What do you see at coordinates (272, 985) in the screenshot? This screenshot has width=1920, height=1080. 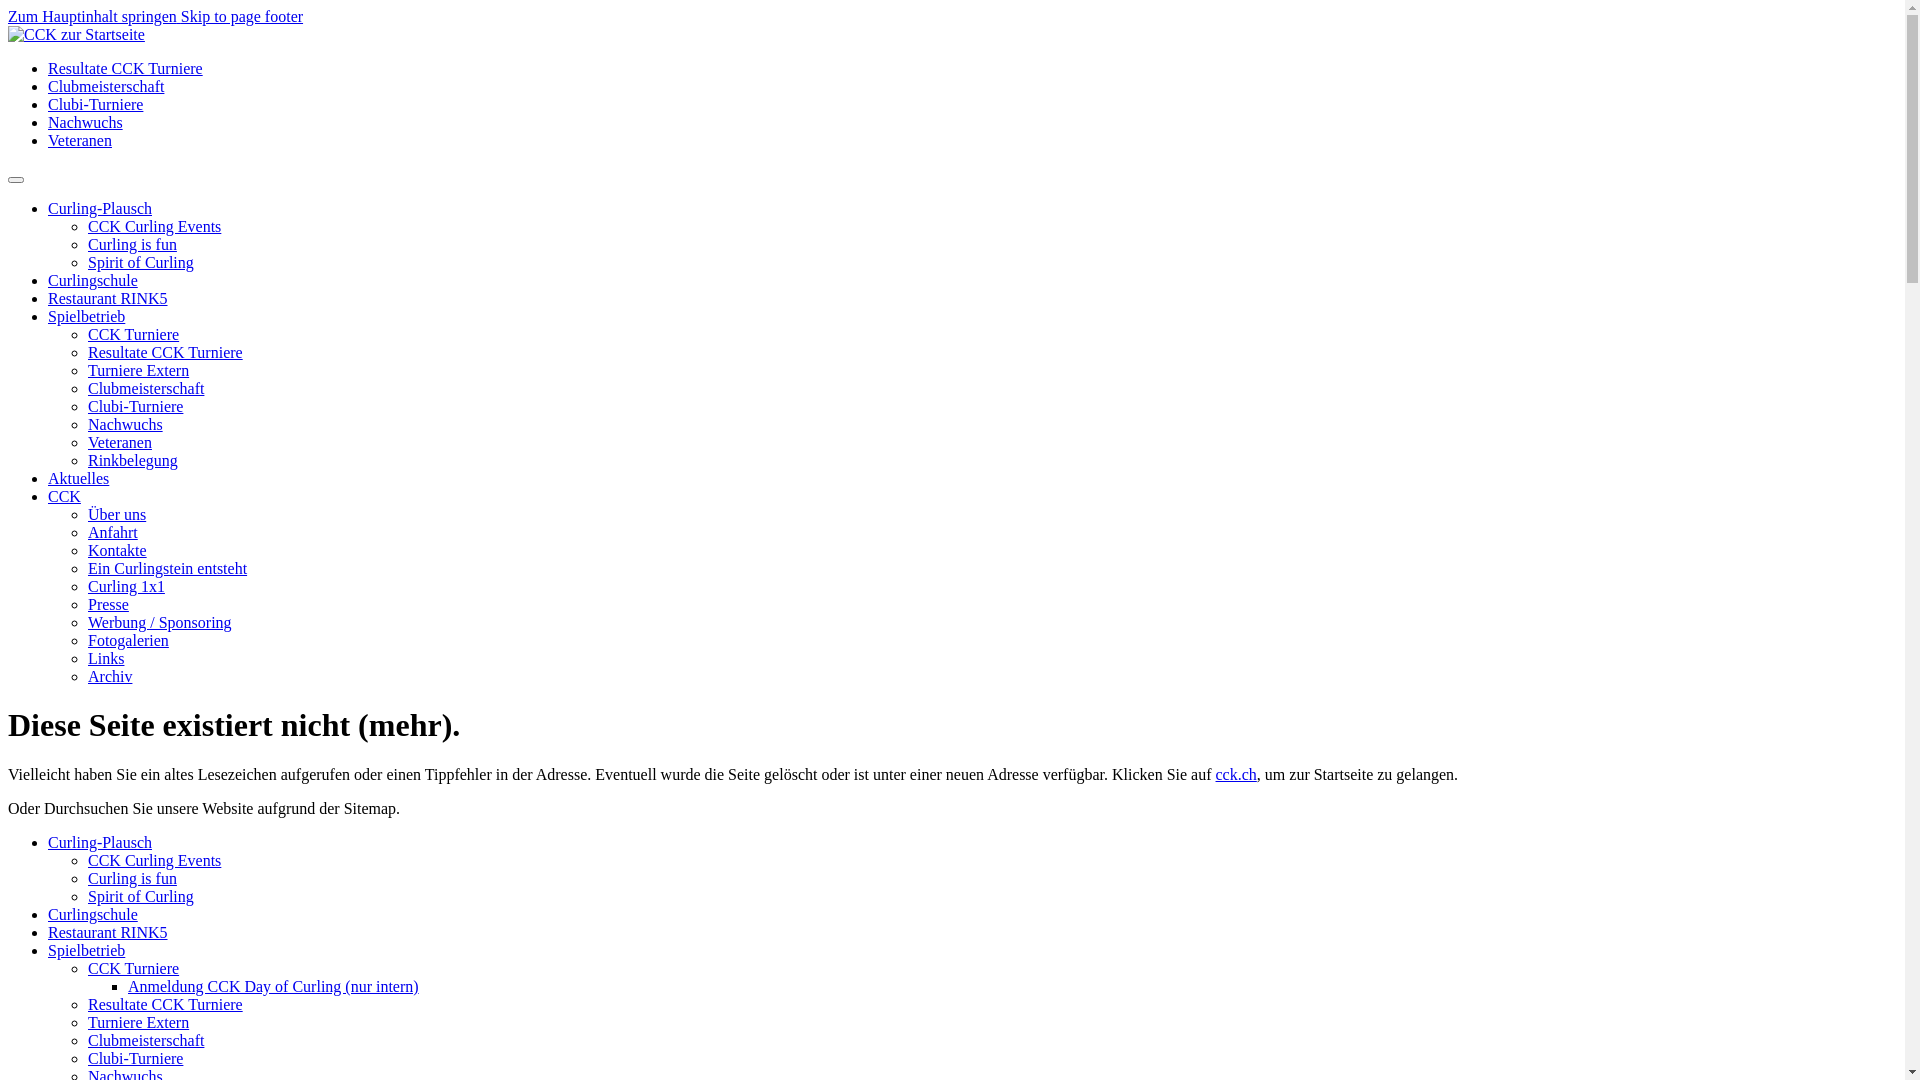 I see `'Anmeldung CCK Day of Curling (nur intern)'` at bounding box center [272, 985].